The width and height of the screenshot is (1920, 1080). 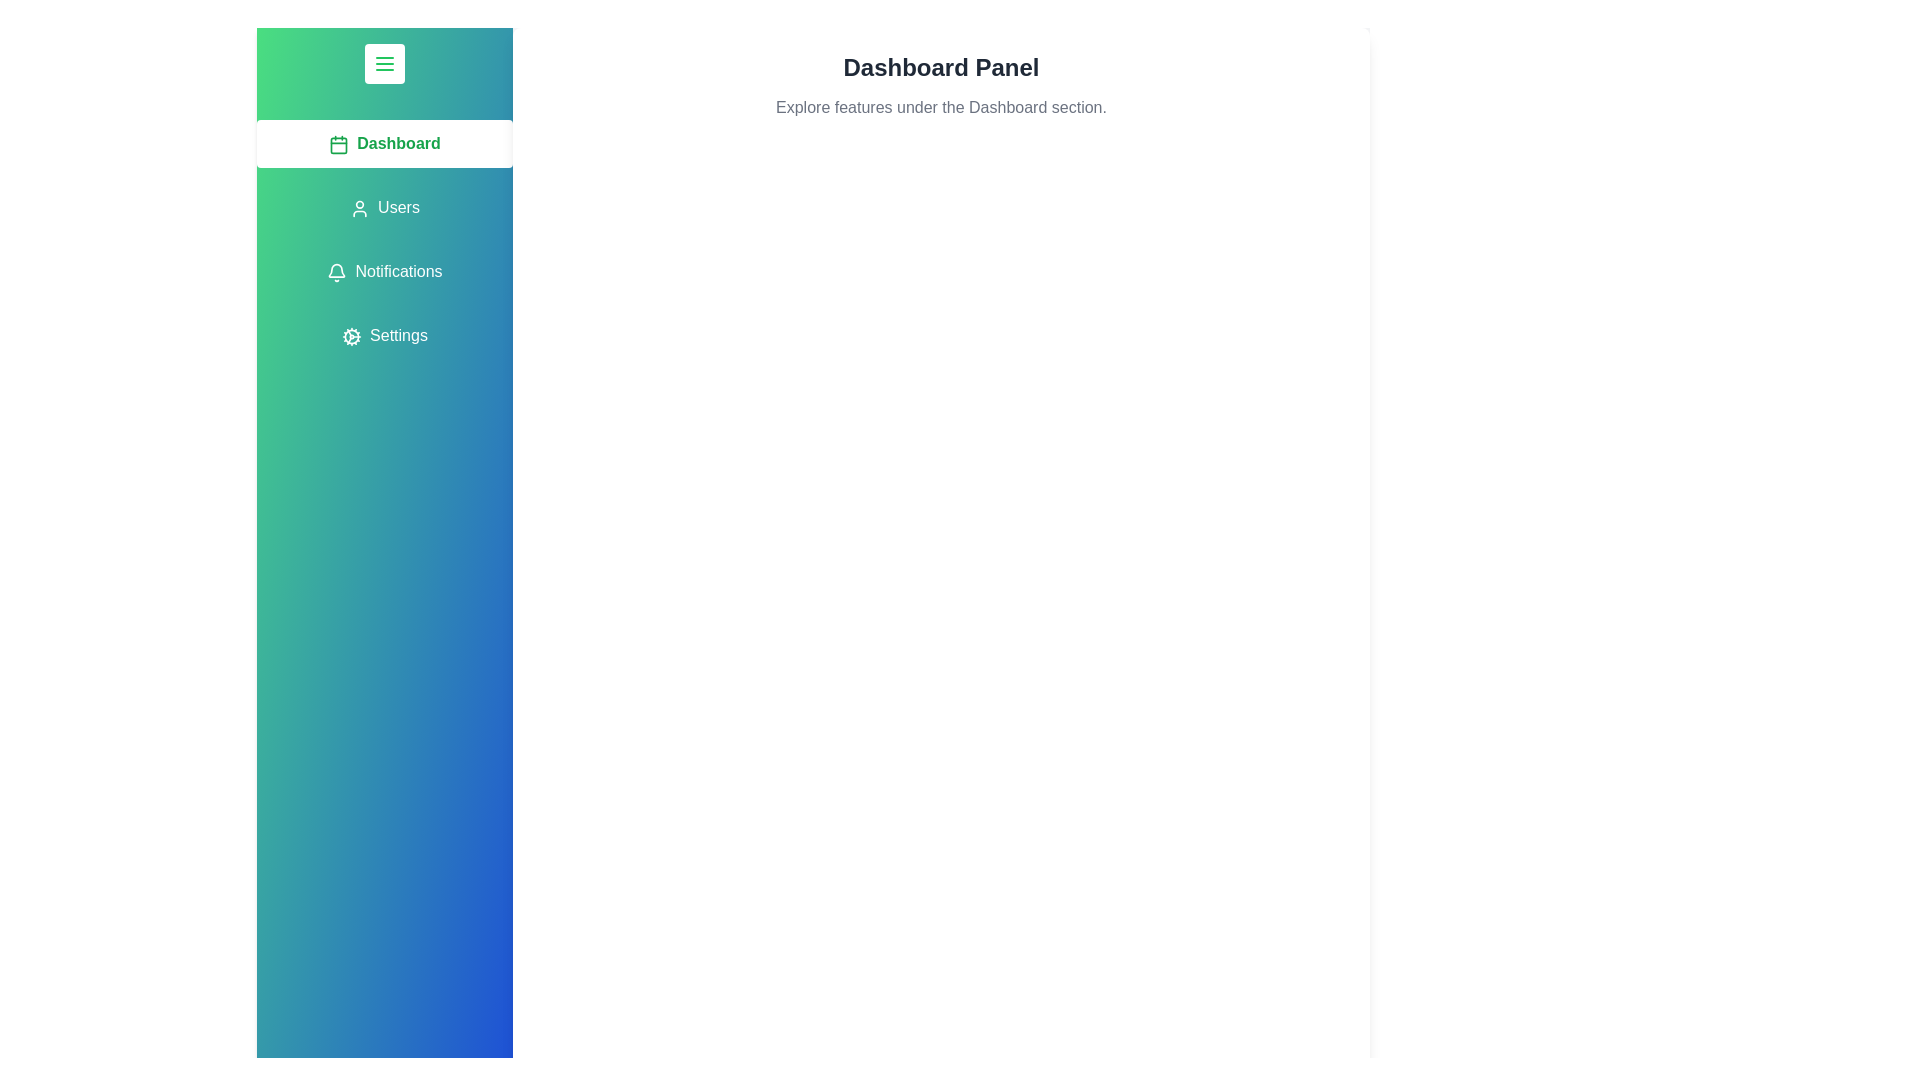 What do you see at coordinates (384, 142) in the screenshot?
I see `the tab labeled Dashboard from the menu` at bounding box center [384, 142].